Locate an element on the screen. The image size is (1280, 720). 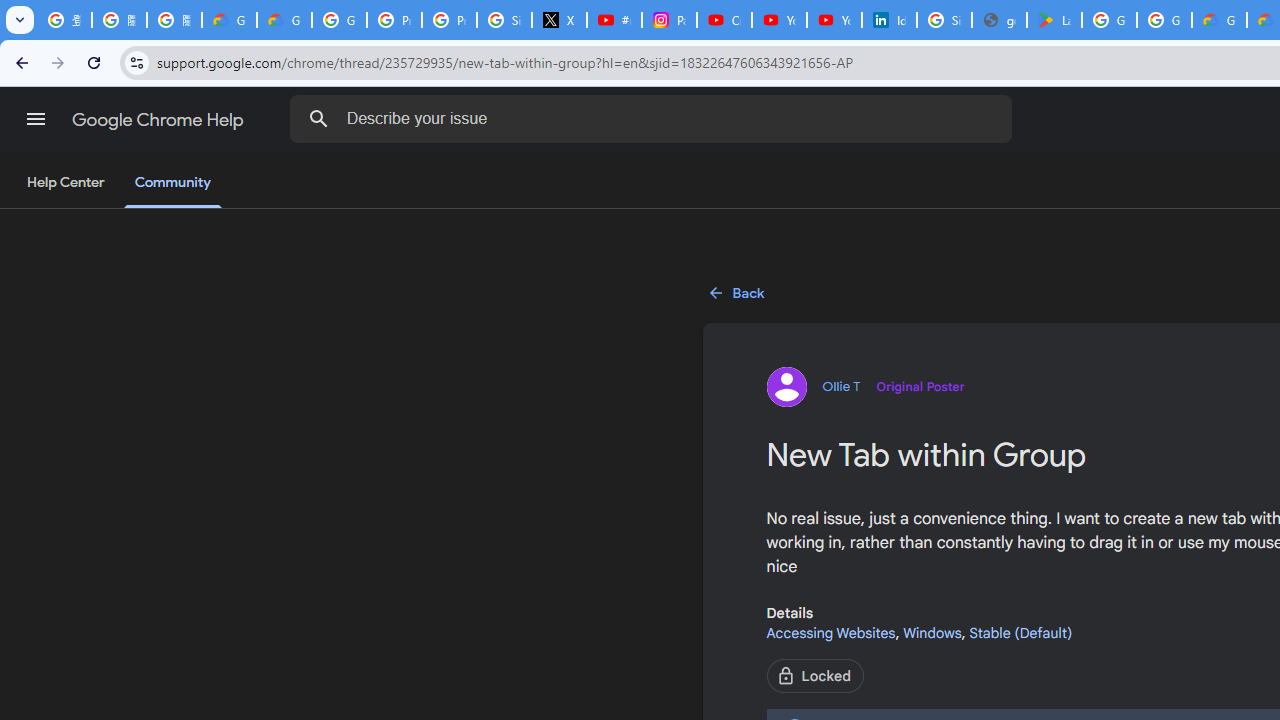
'Last Shelter: Survival - Apps on Google Play' is located at coordinates (1053, 20).